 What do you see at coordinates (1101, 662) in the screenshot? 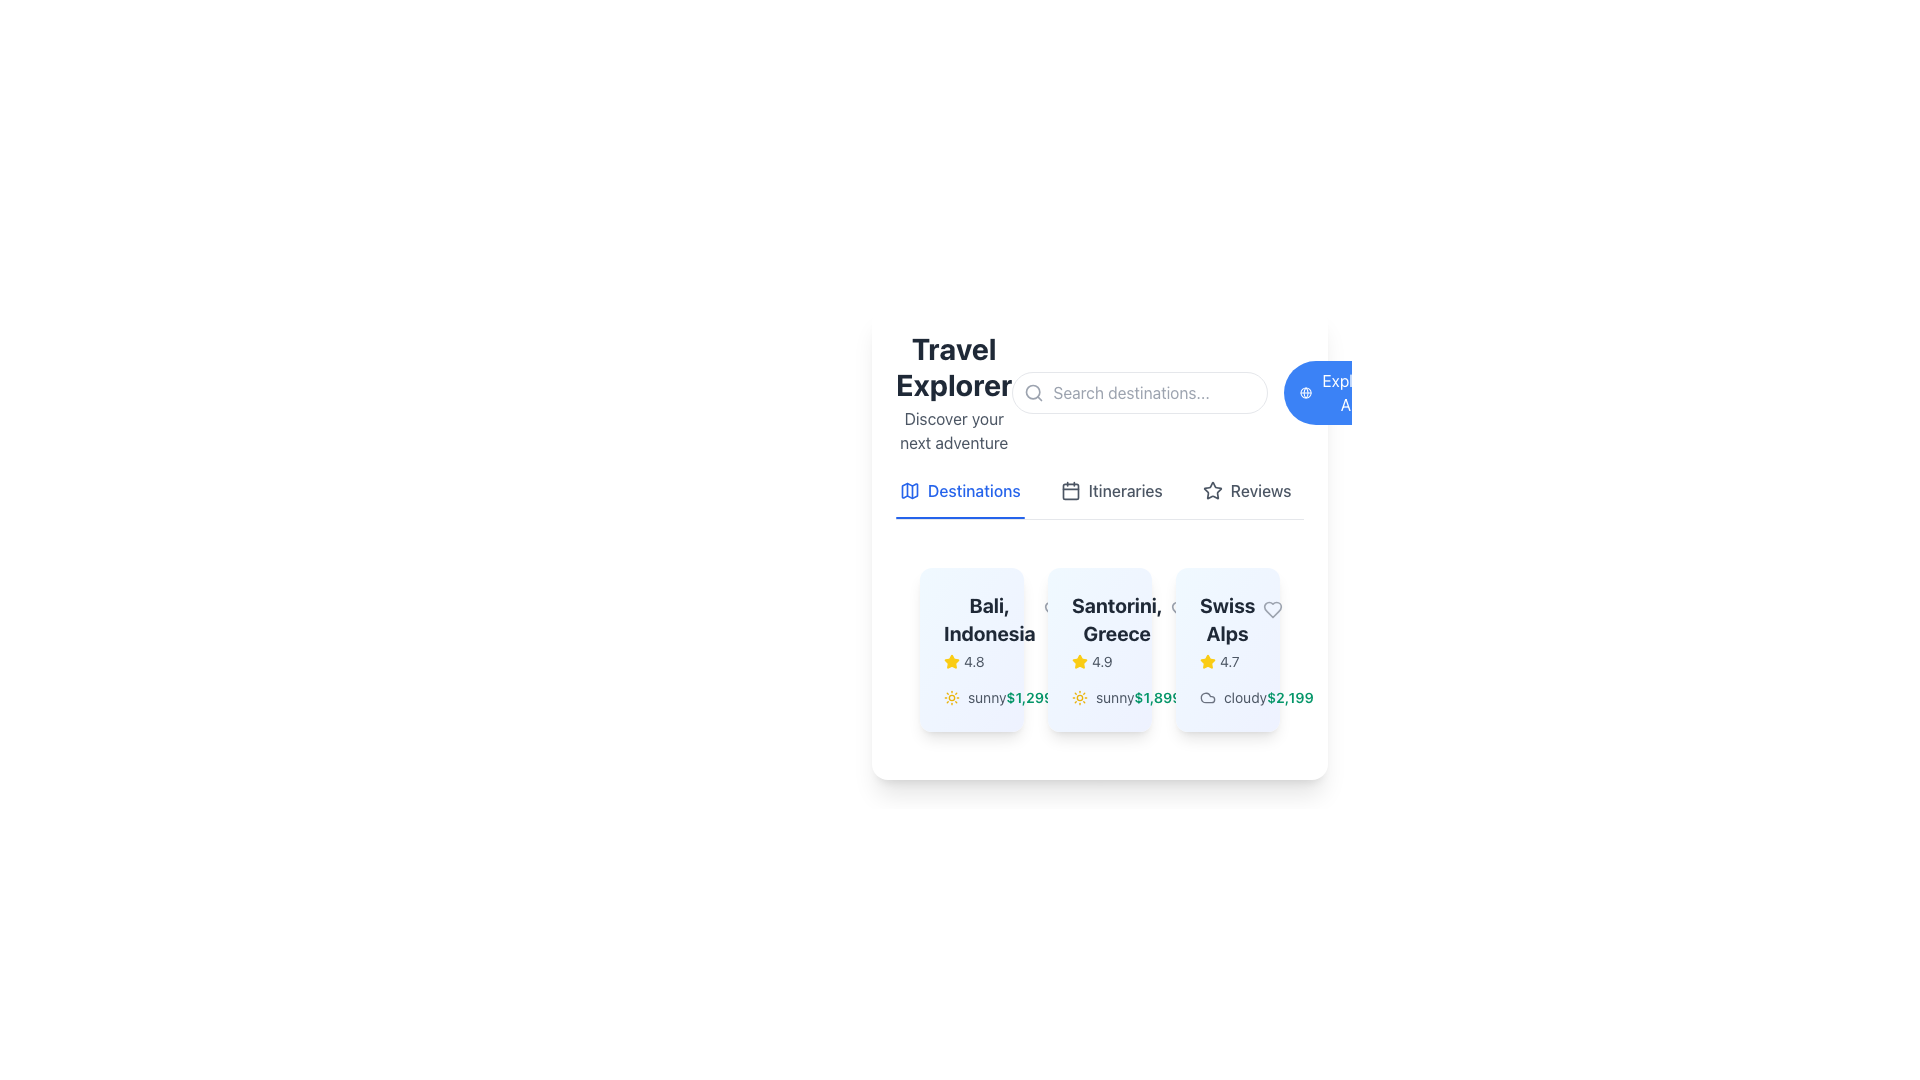
I see `value displayed in the text label showing '4.9', which is located next to a star icon in the second card under the 'Santorini, Greece' section` at bounding box center [1101, 662].